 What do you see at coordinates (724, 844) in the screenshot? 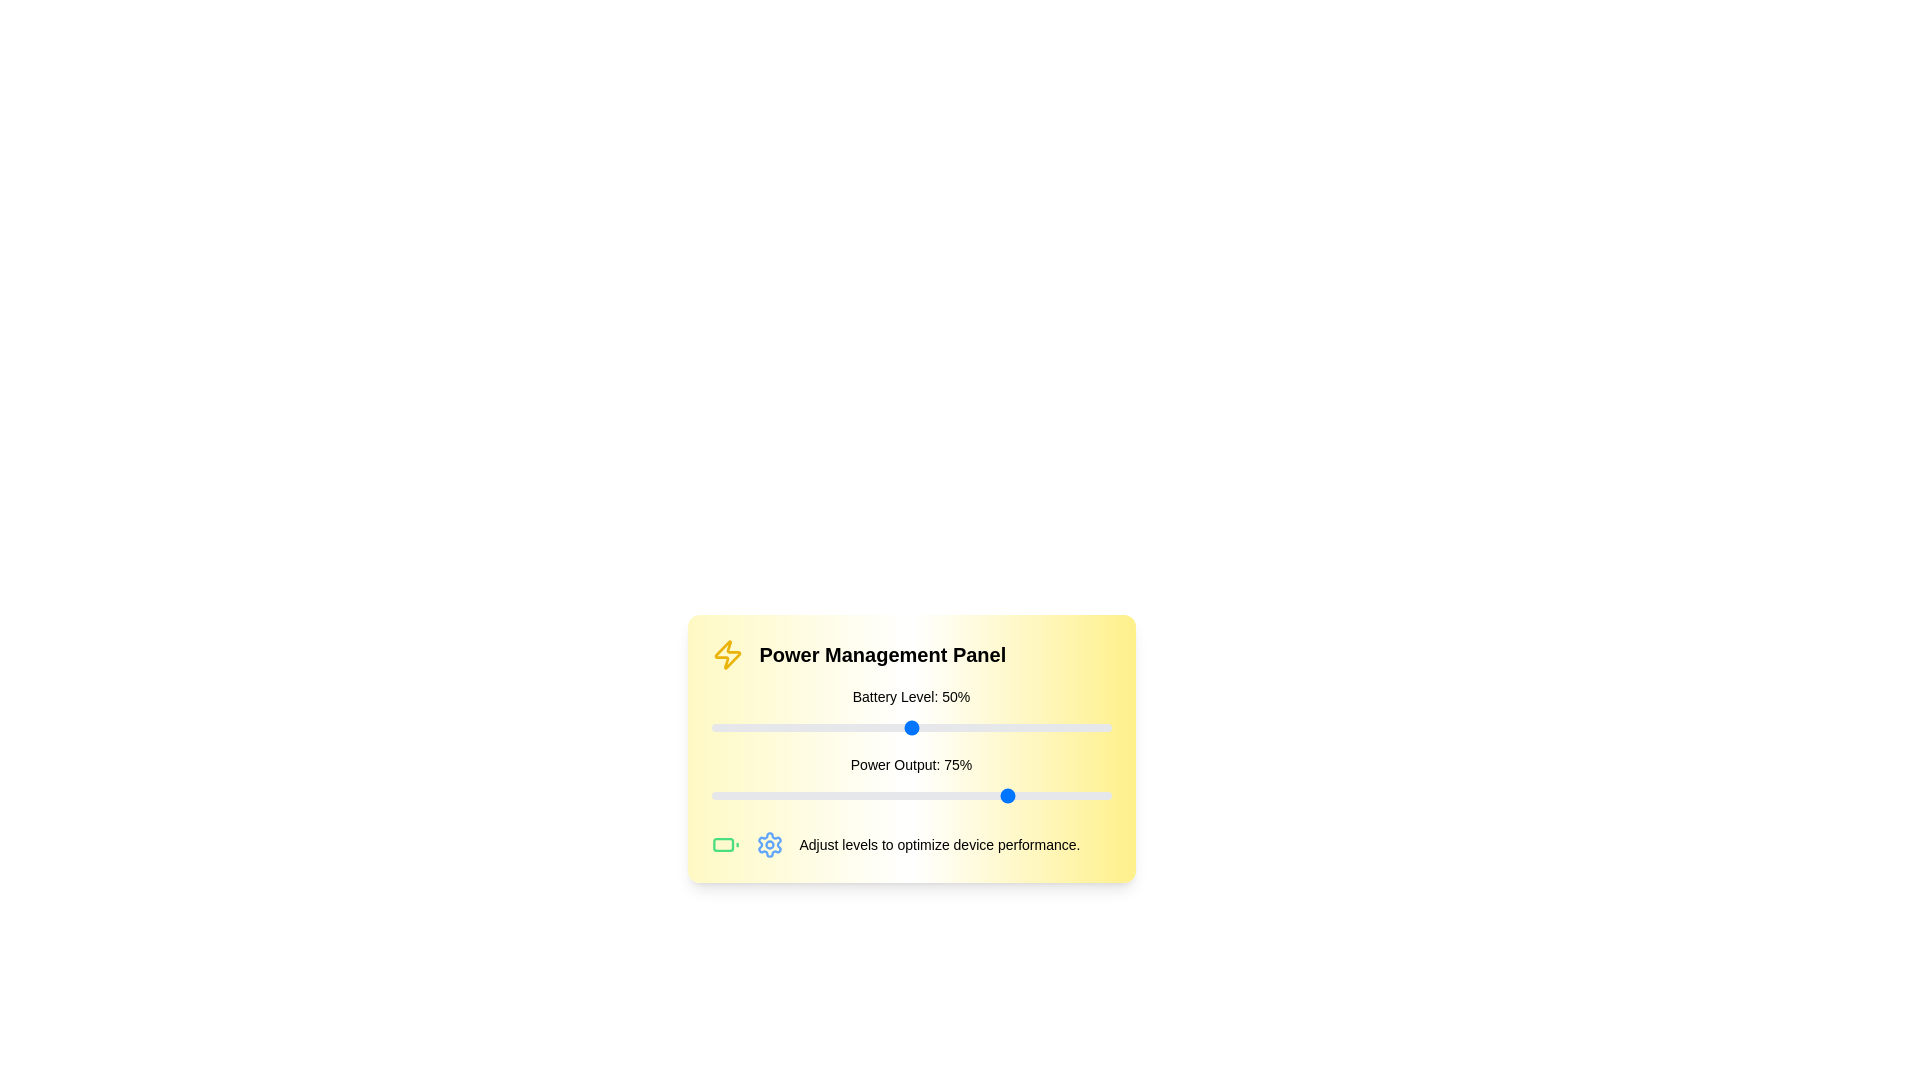
I see `the battery icon` at bounding box center [724, 844].